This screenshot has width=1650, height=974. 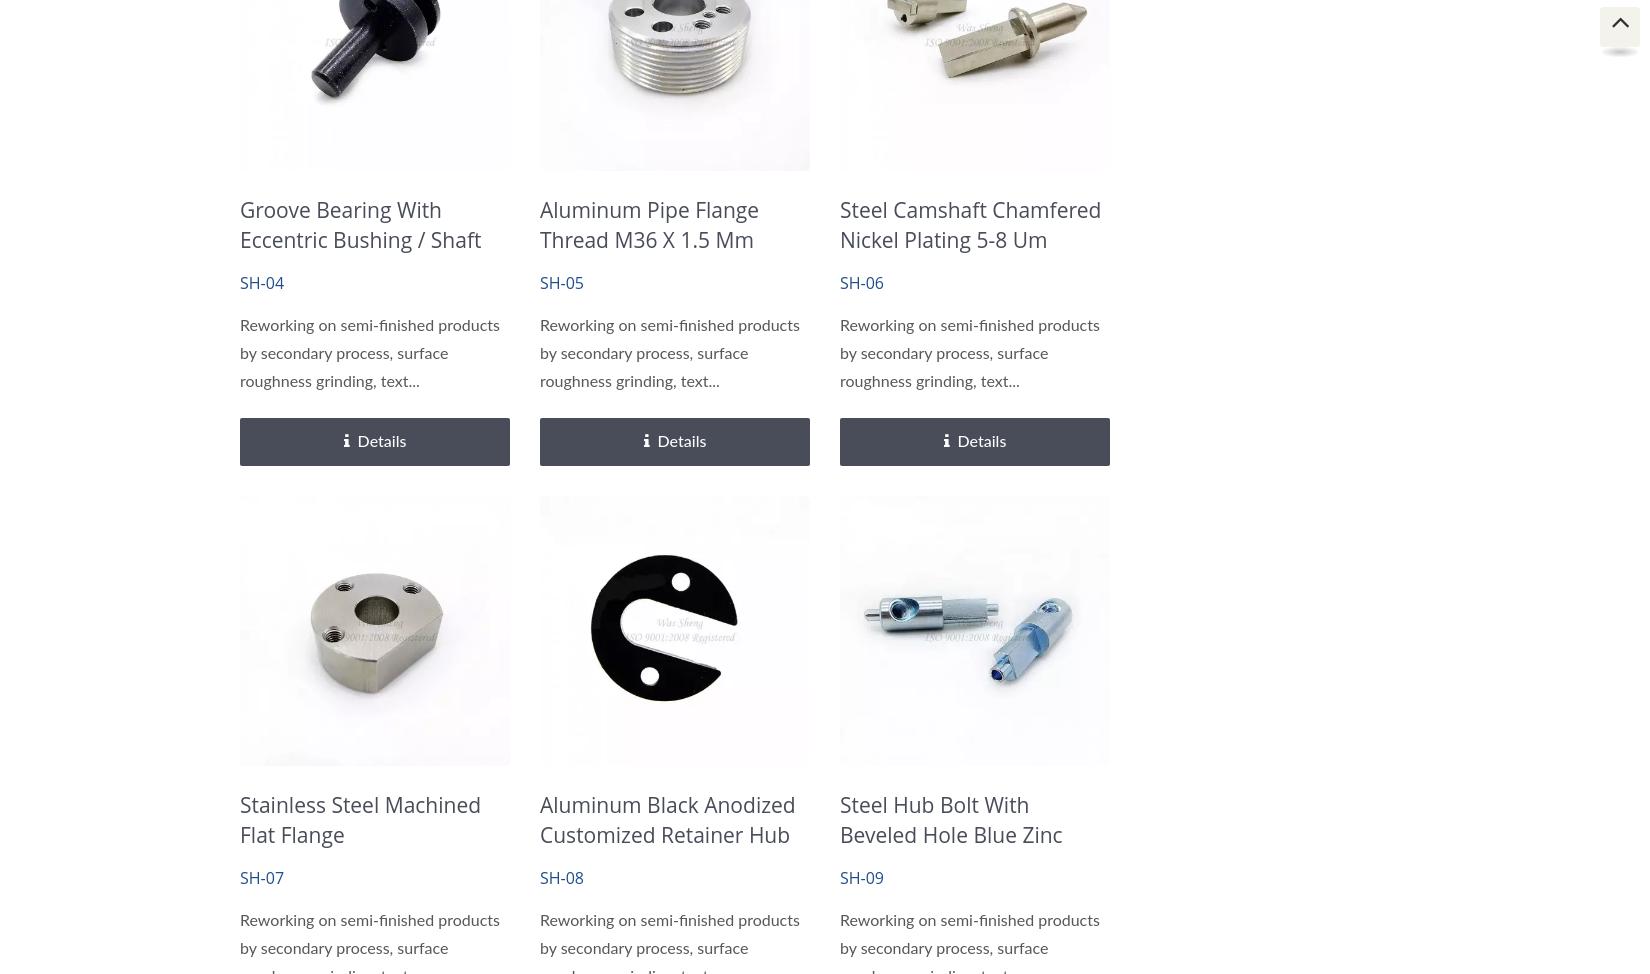 What do you see at coordinates (861, 877) in the screenshot?
I see `'SH-09'` at bounding box center [861, 877].